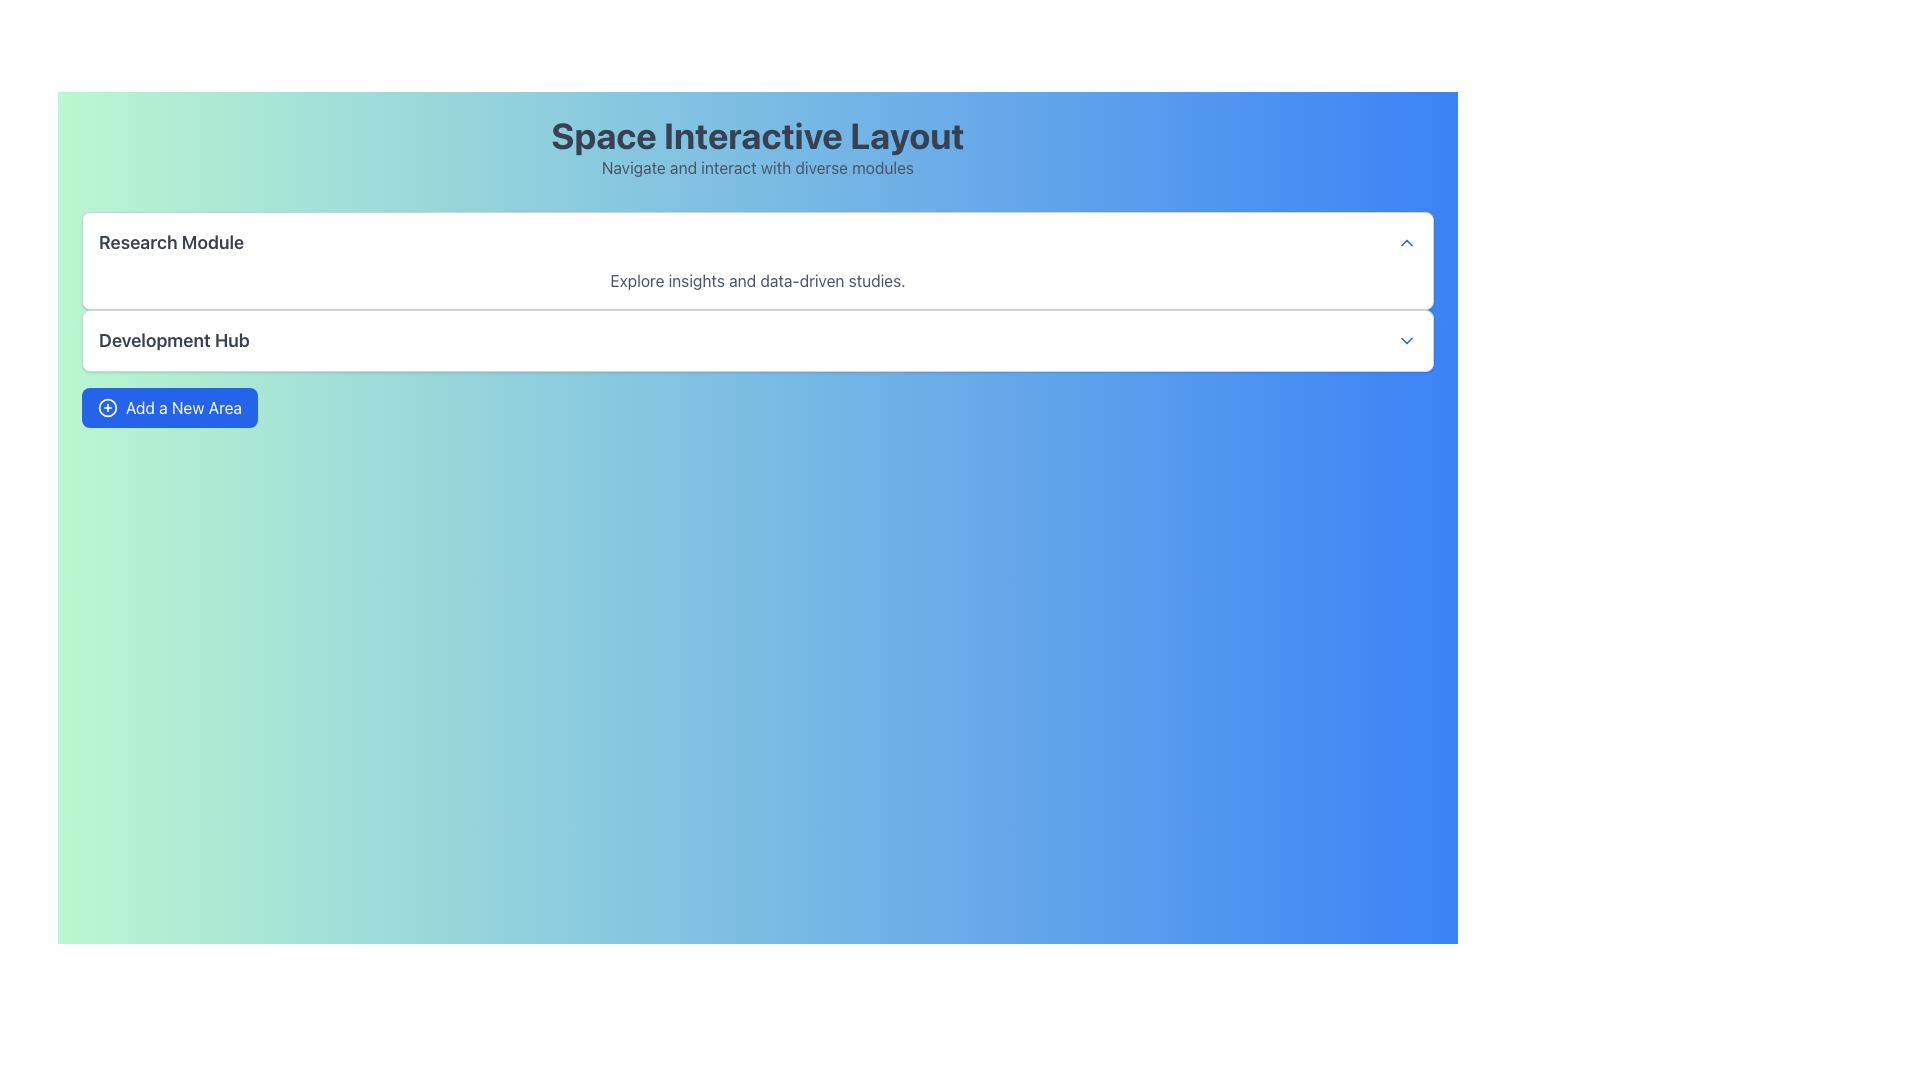 The height and width of the screenshot is (1080, 1920). I want to click on the toggle button located at the far right end of the 'Research Module' header, so click(1405, 242).